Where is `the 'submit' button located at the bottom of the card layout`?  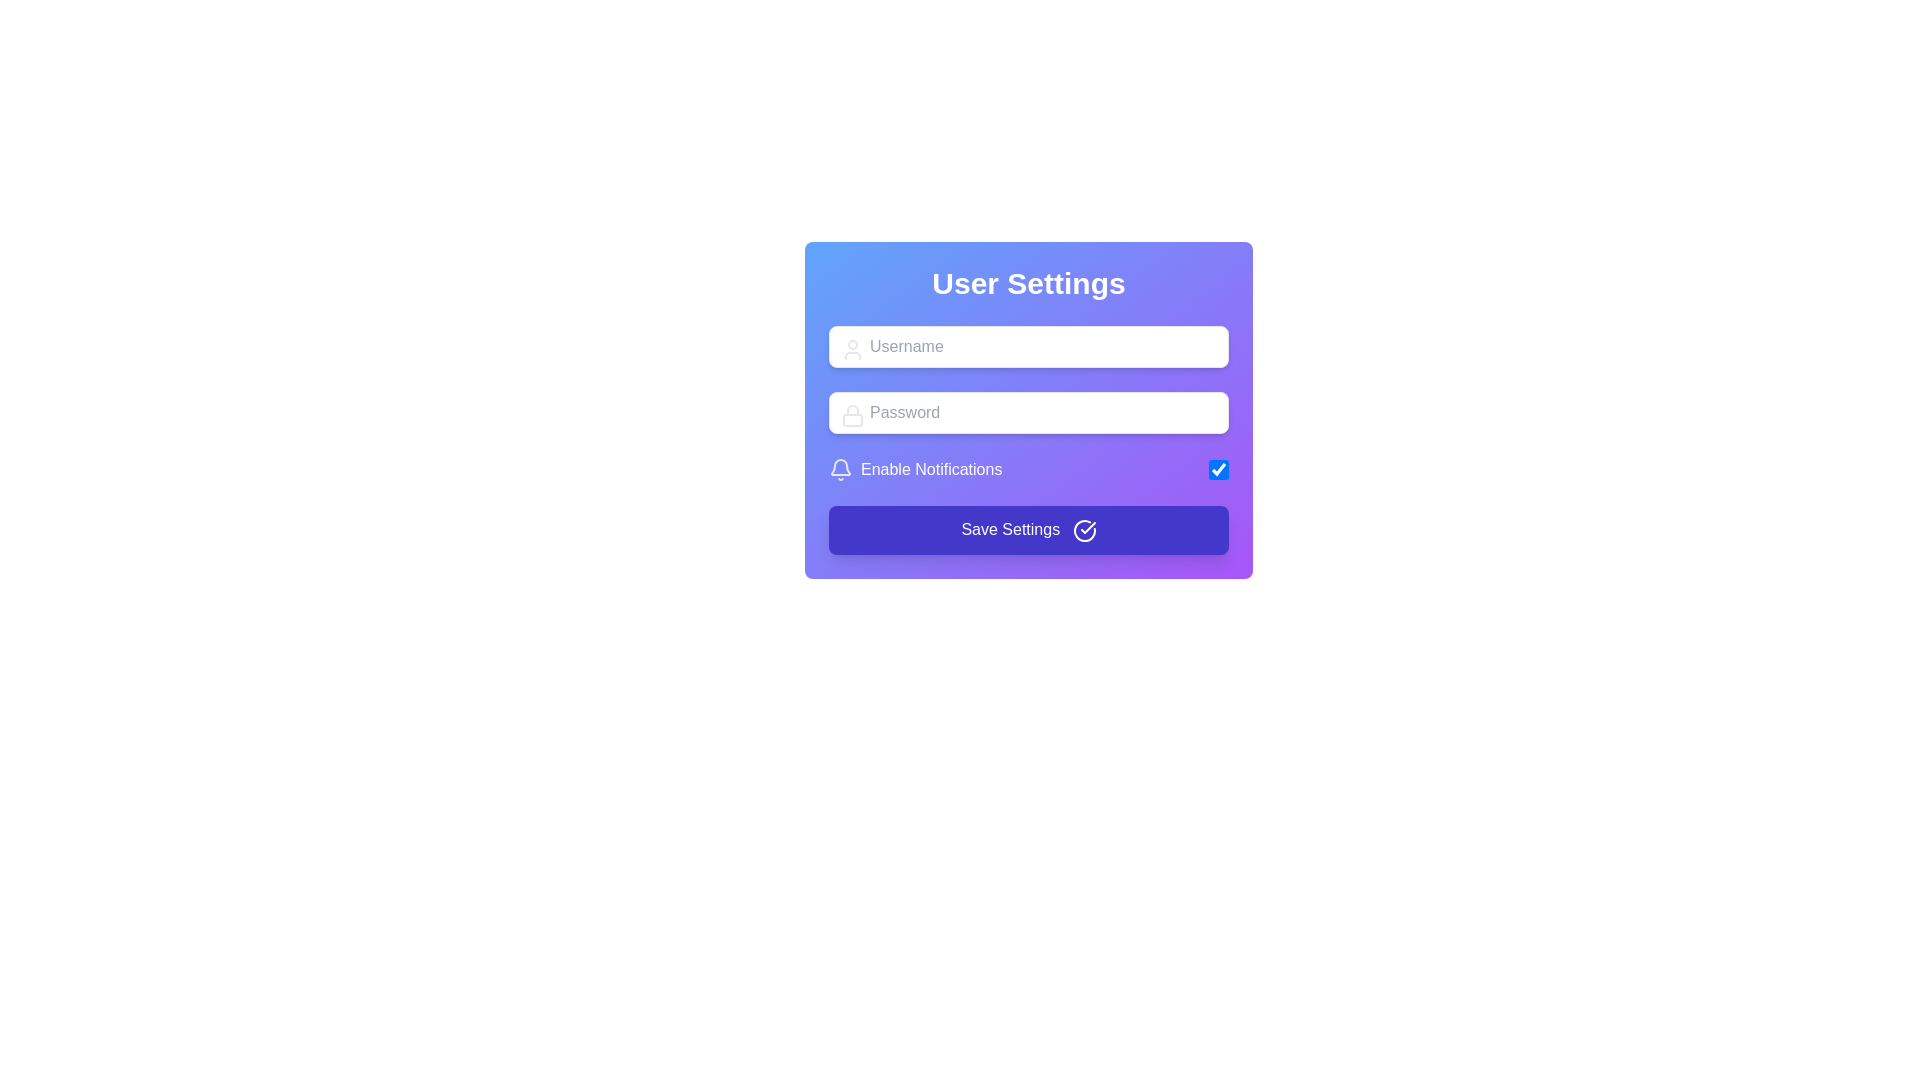
the 'submit' button located at the bottom of the card layout is located at coordinates (1028, 528).